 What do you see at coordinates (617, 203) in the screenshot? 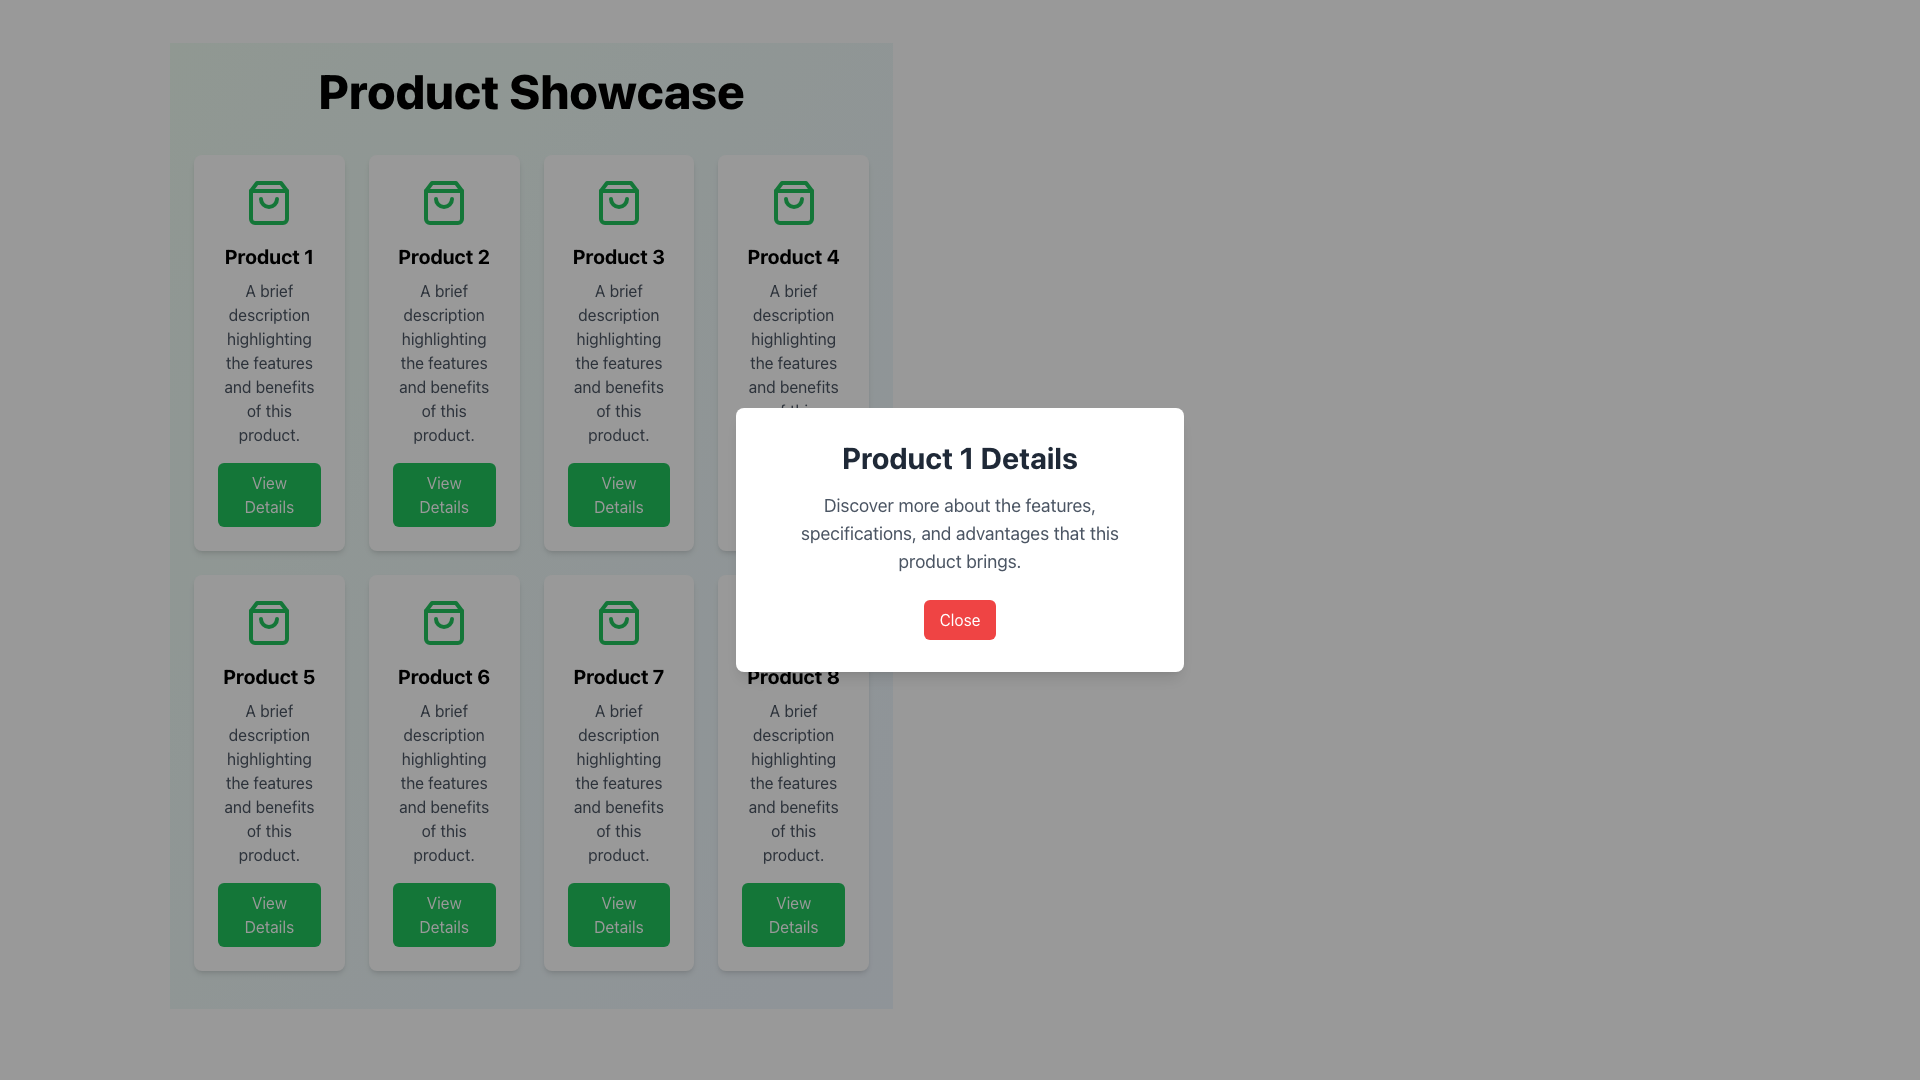
I see `the green shopping bag icon associated with 'Product 3', located in the first row, third column of the product tiles` at bounding box center [617, 203].